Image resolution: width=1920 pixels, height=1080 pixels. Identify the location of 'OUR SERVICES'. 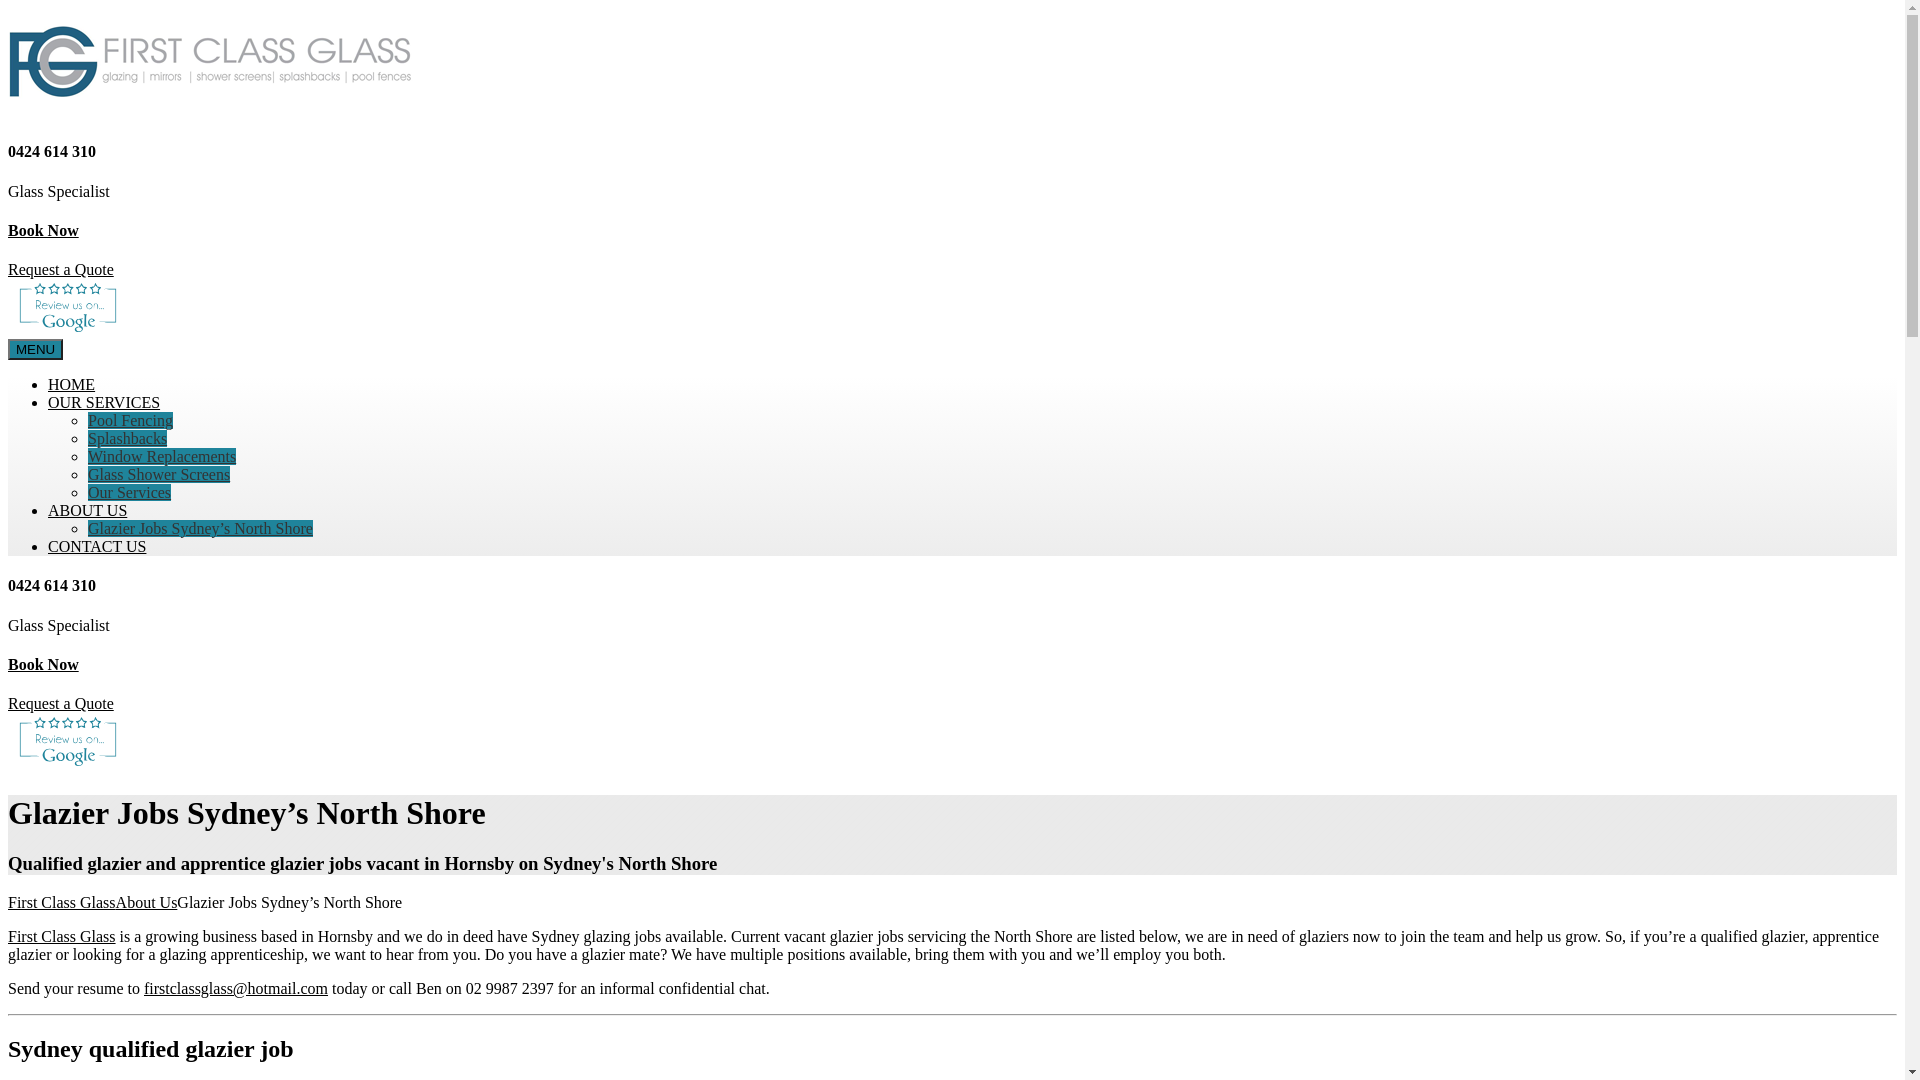
(103, 402).